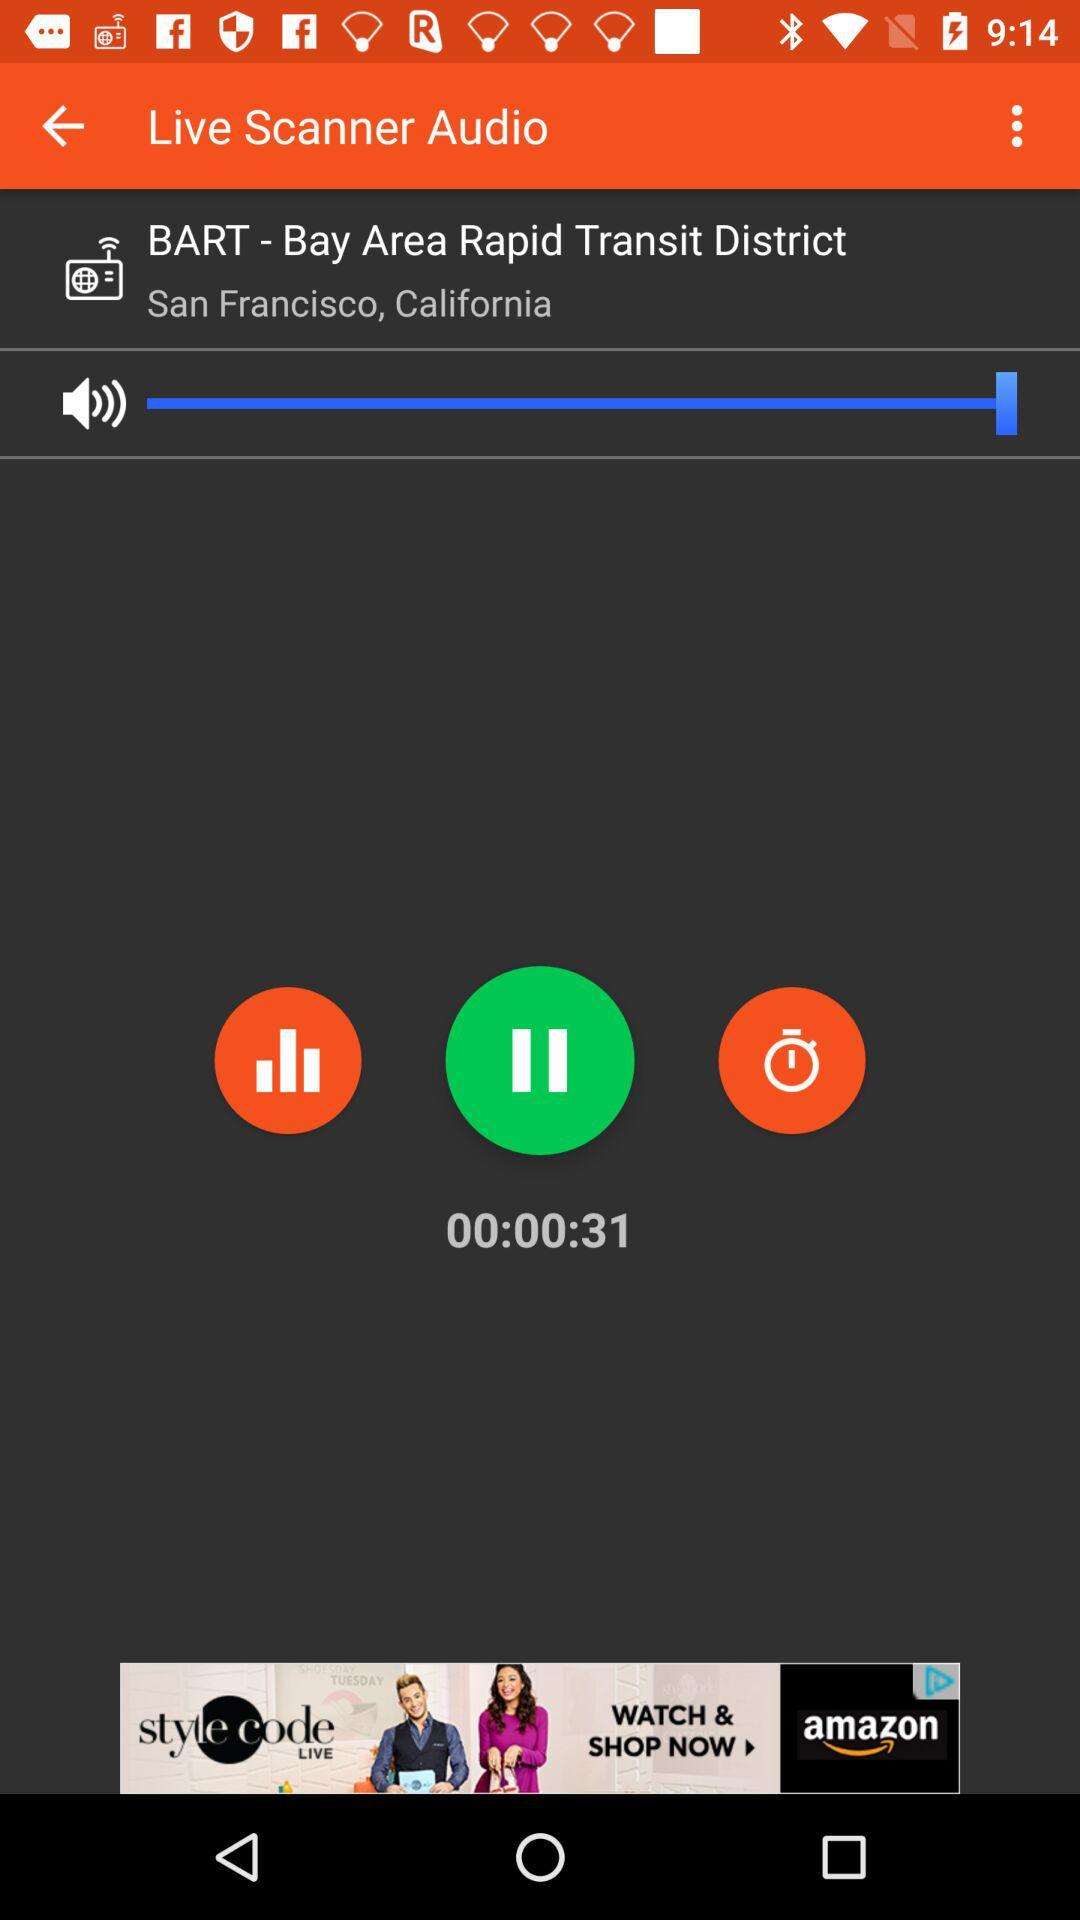 The height and width of the screenshot is (1920, 1080). I want to click on audio, so click(94, 402).